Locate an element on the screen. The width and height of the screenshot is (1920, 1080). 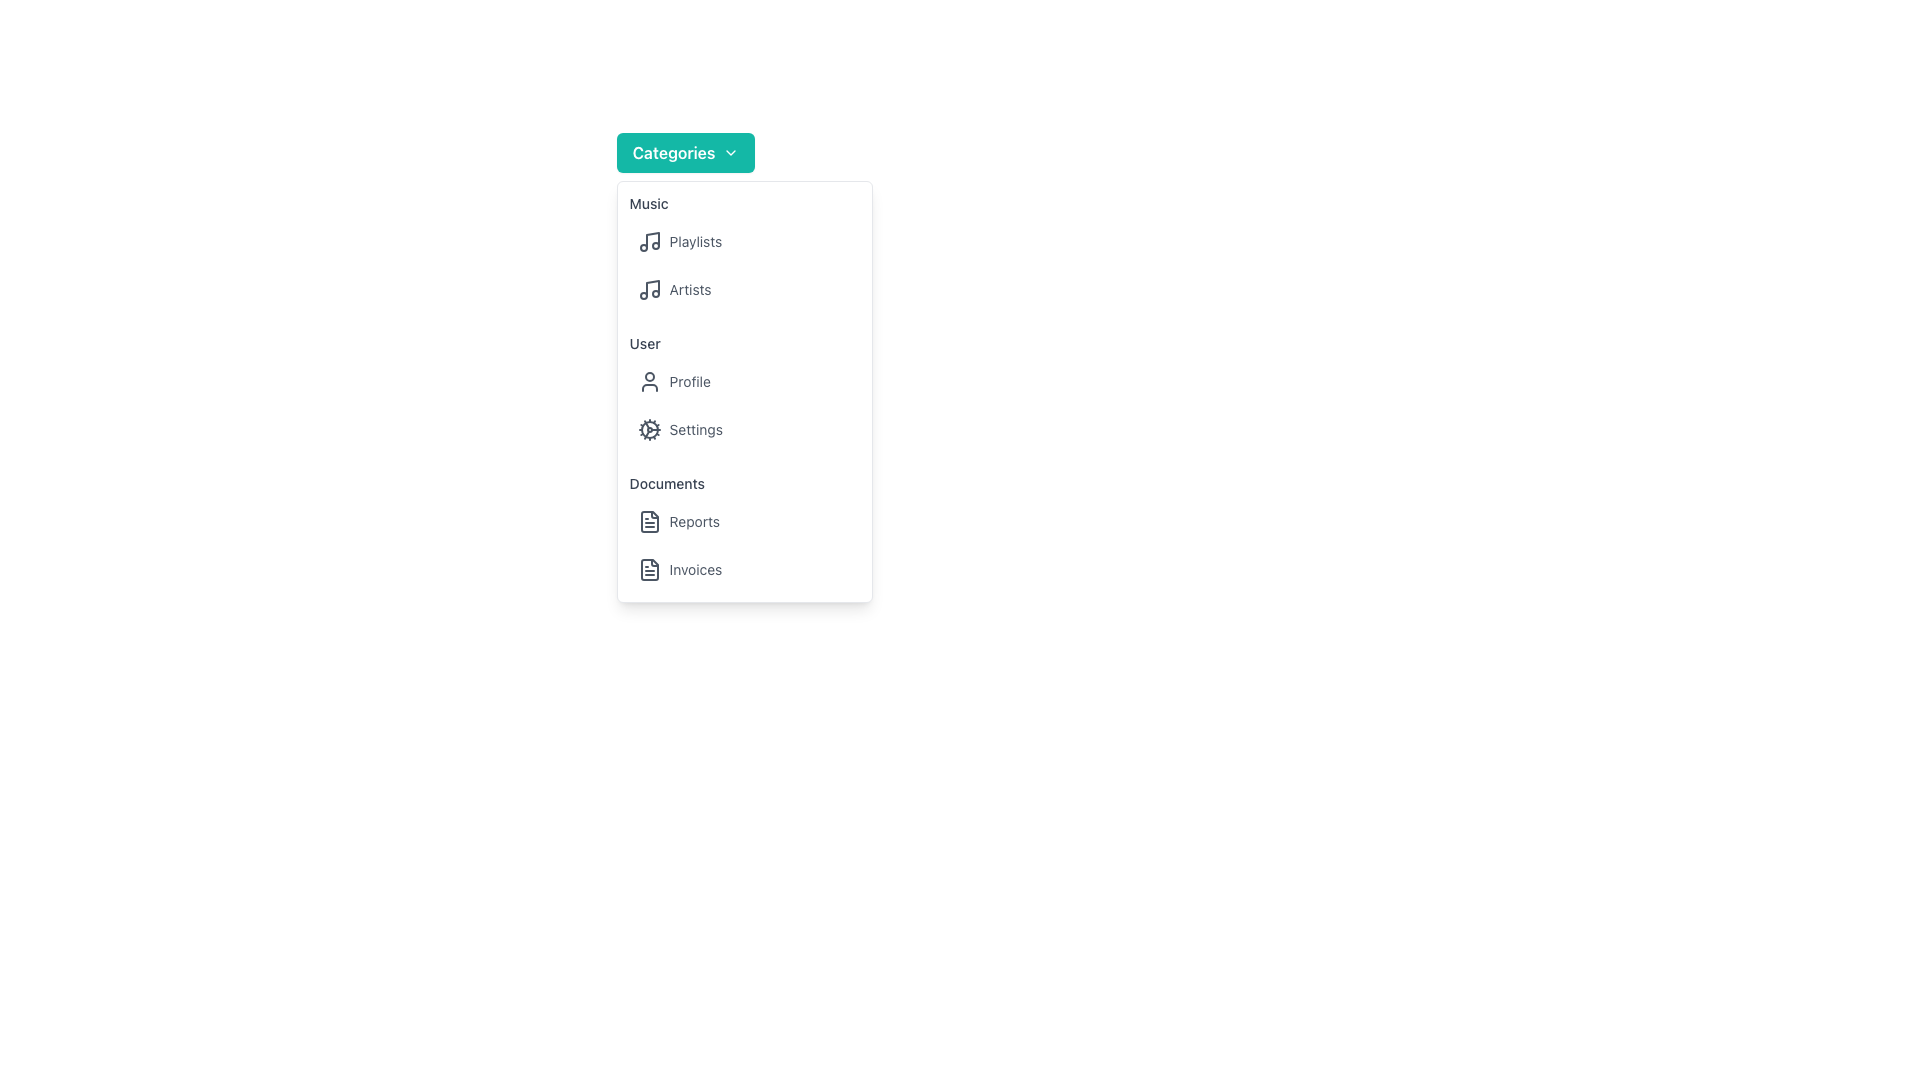
the text label for the artists section in the Music menu, which is located below the green 'Categories' button is located at coordinates (690, 289).